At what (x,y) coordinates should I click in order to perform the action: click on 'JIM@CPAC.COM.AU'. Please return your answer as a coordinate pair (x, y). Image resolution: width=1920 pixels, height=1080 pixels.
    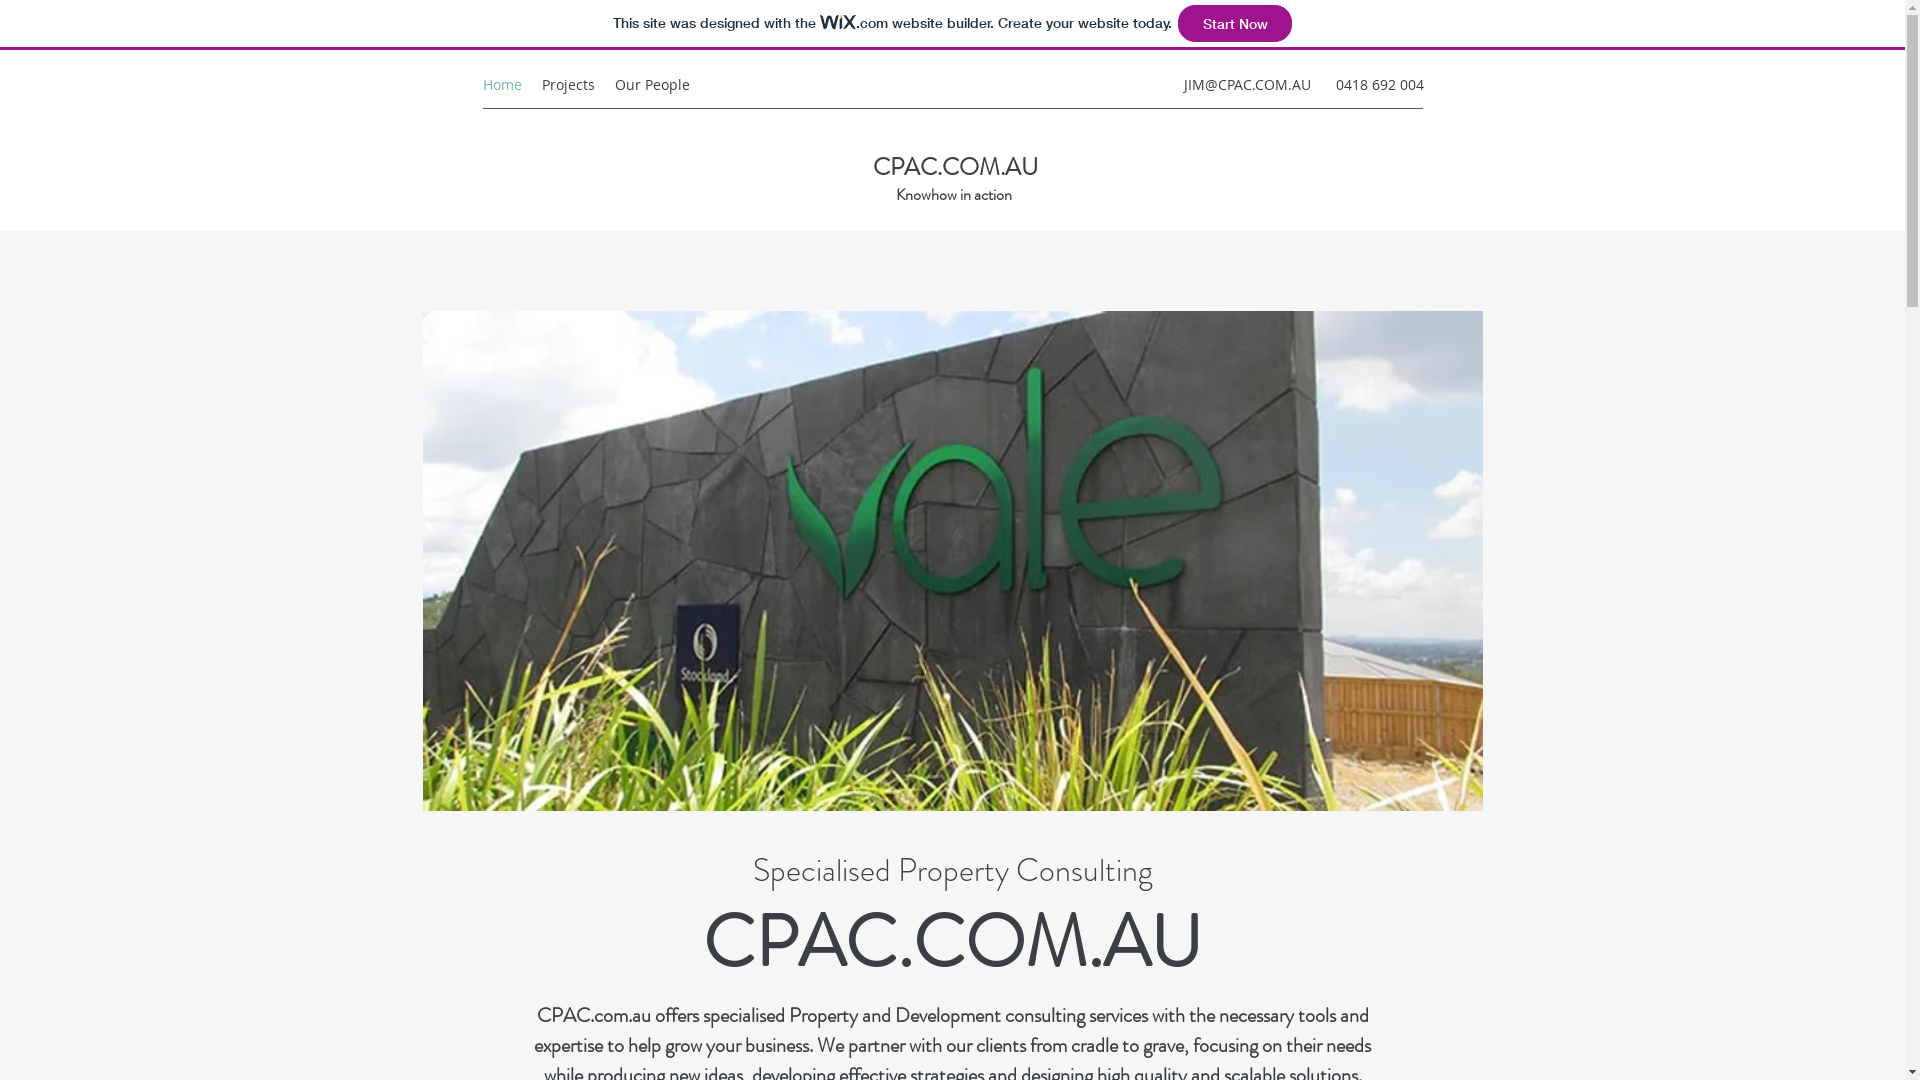
    Looking at the image, I should click on (1246, 83).